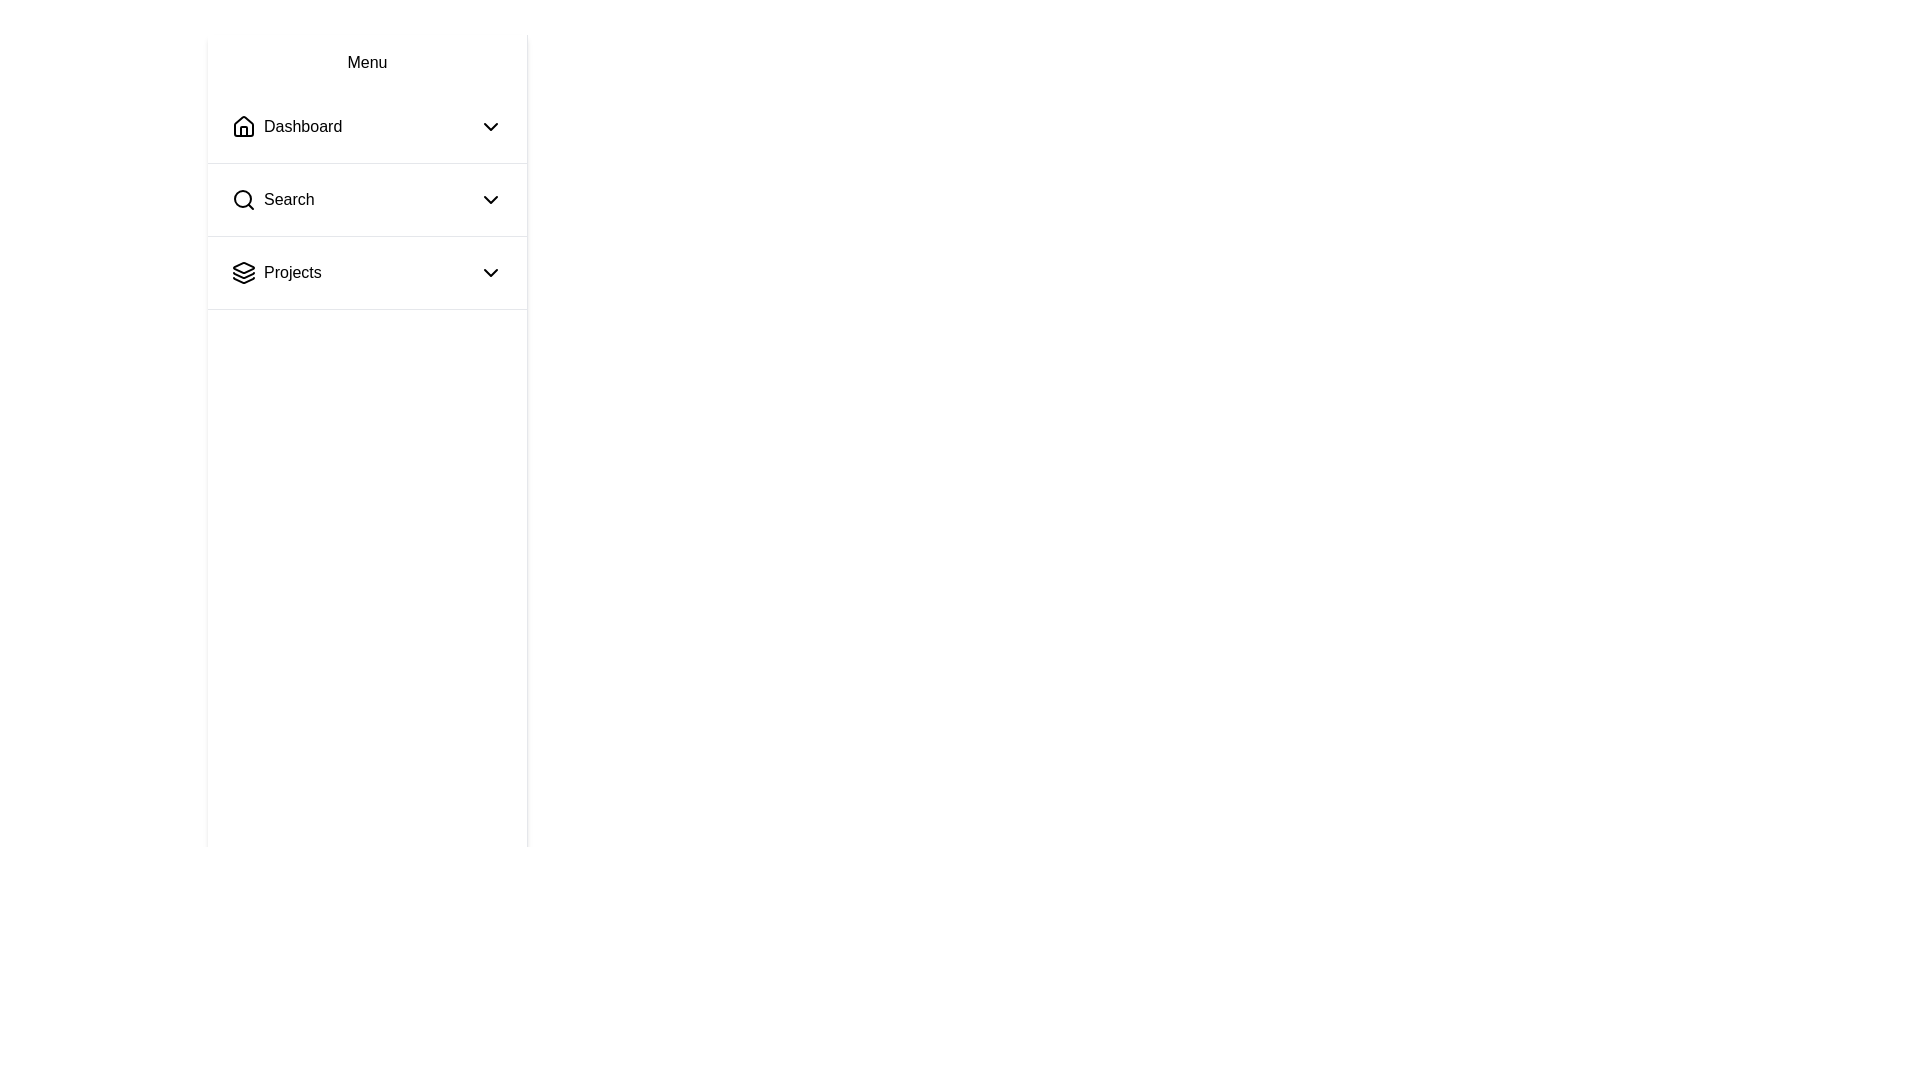 The image size is (1920, 1080). Describe the element at coordinates (242, 199) in the screenshot. I see `the circular part of the search icon representing the lens of a magnifying glass, located centrally above the 'Search' text in the sidebar` at that location.